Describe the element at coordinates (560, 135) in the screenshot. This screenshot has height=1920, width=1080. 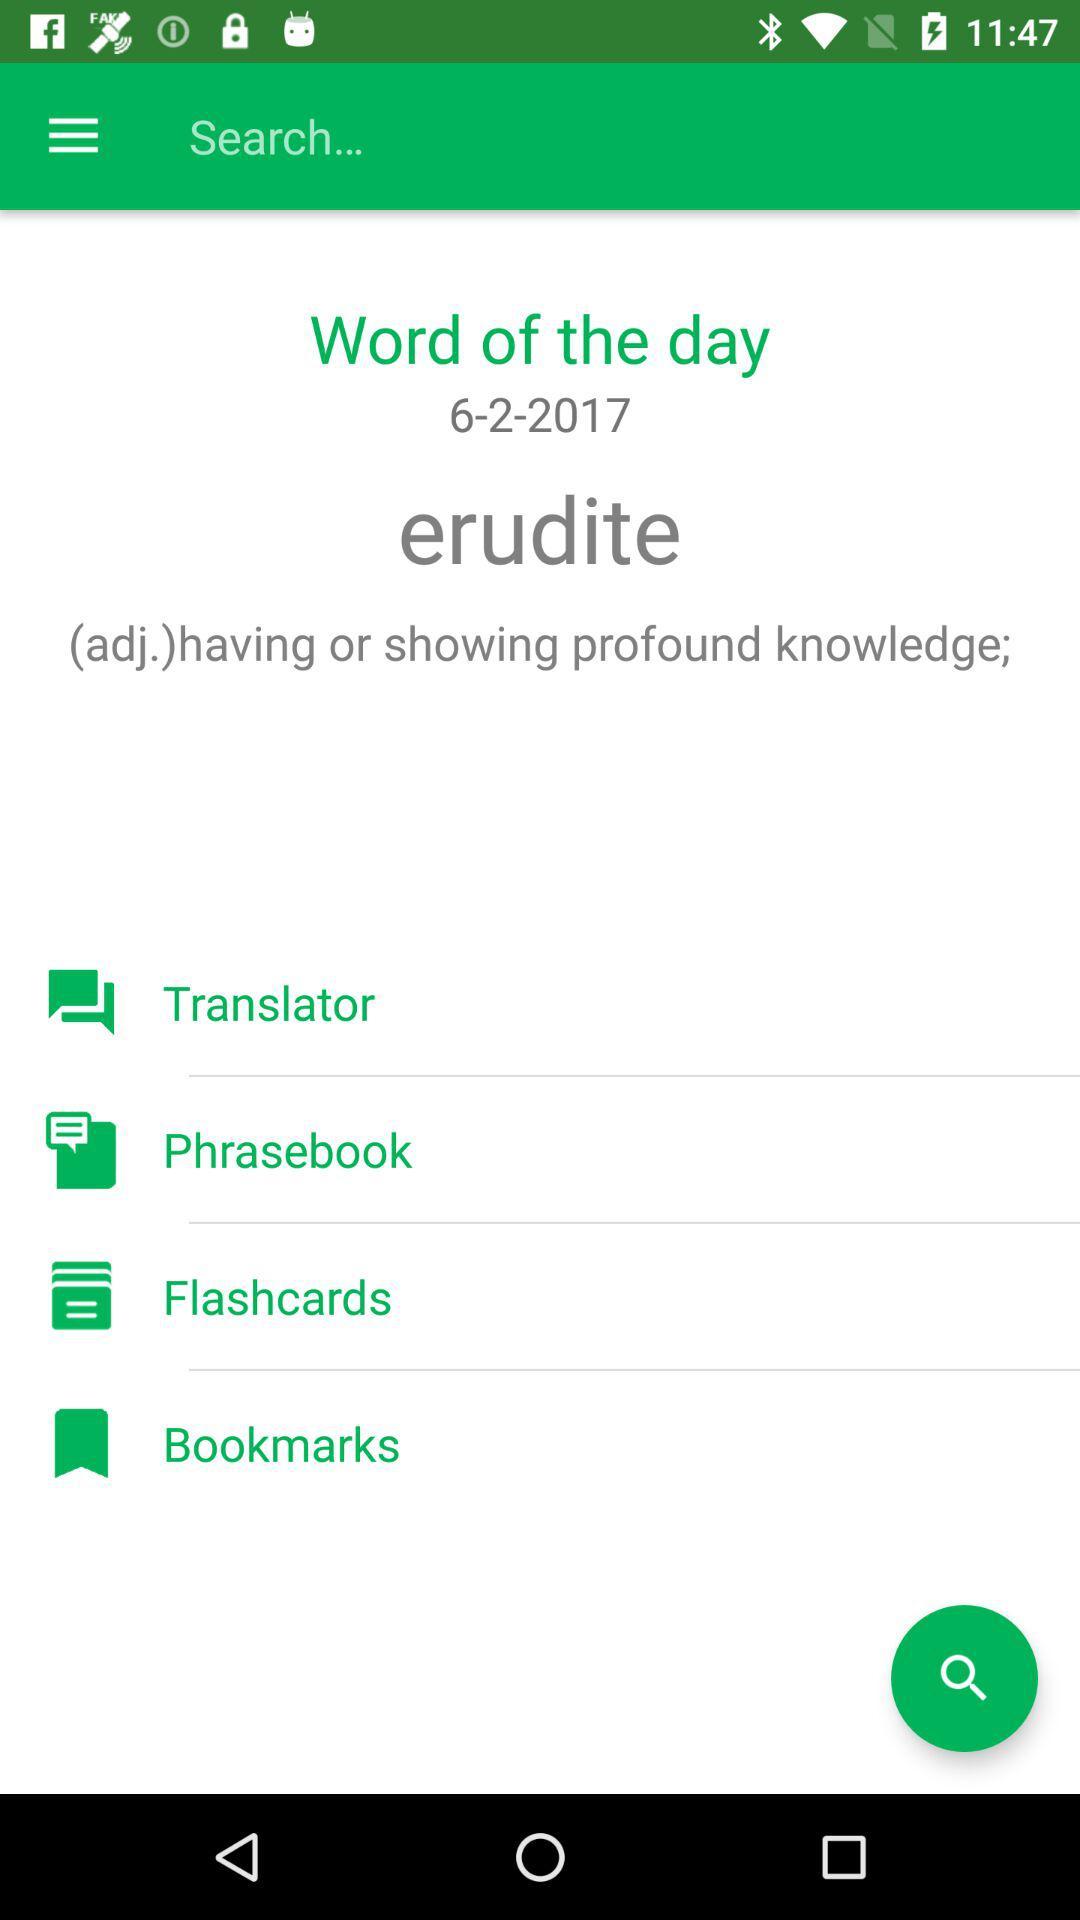
I see `search bar` at that location.